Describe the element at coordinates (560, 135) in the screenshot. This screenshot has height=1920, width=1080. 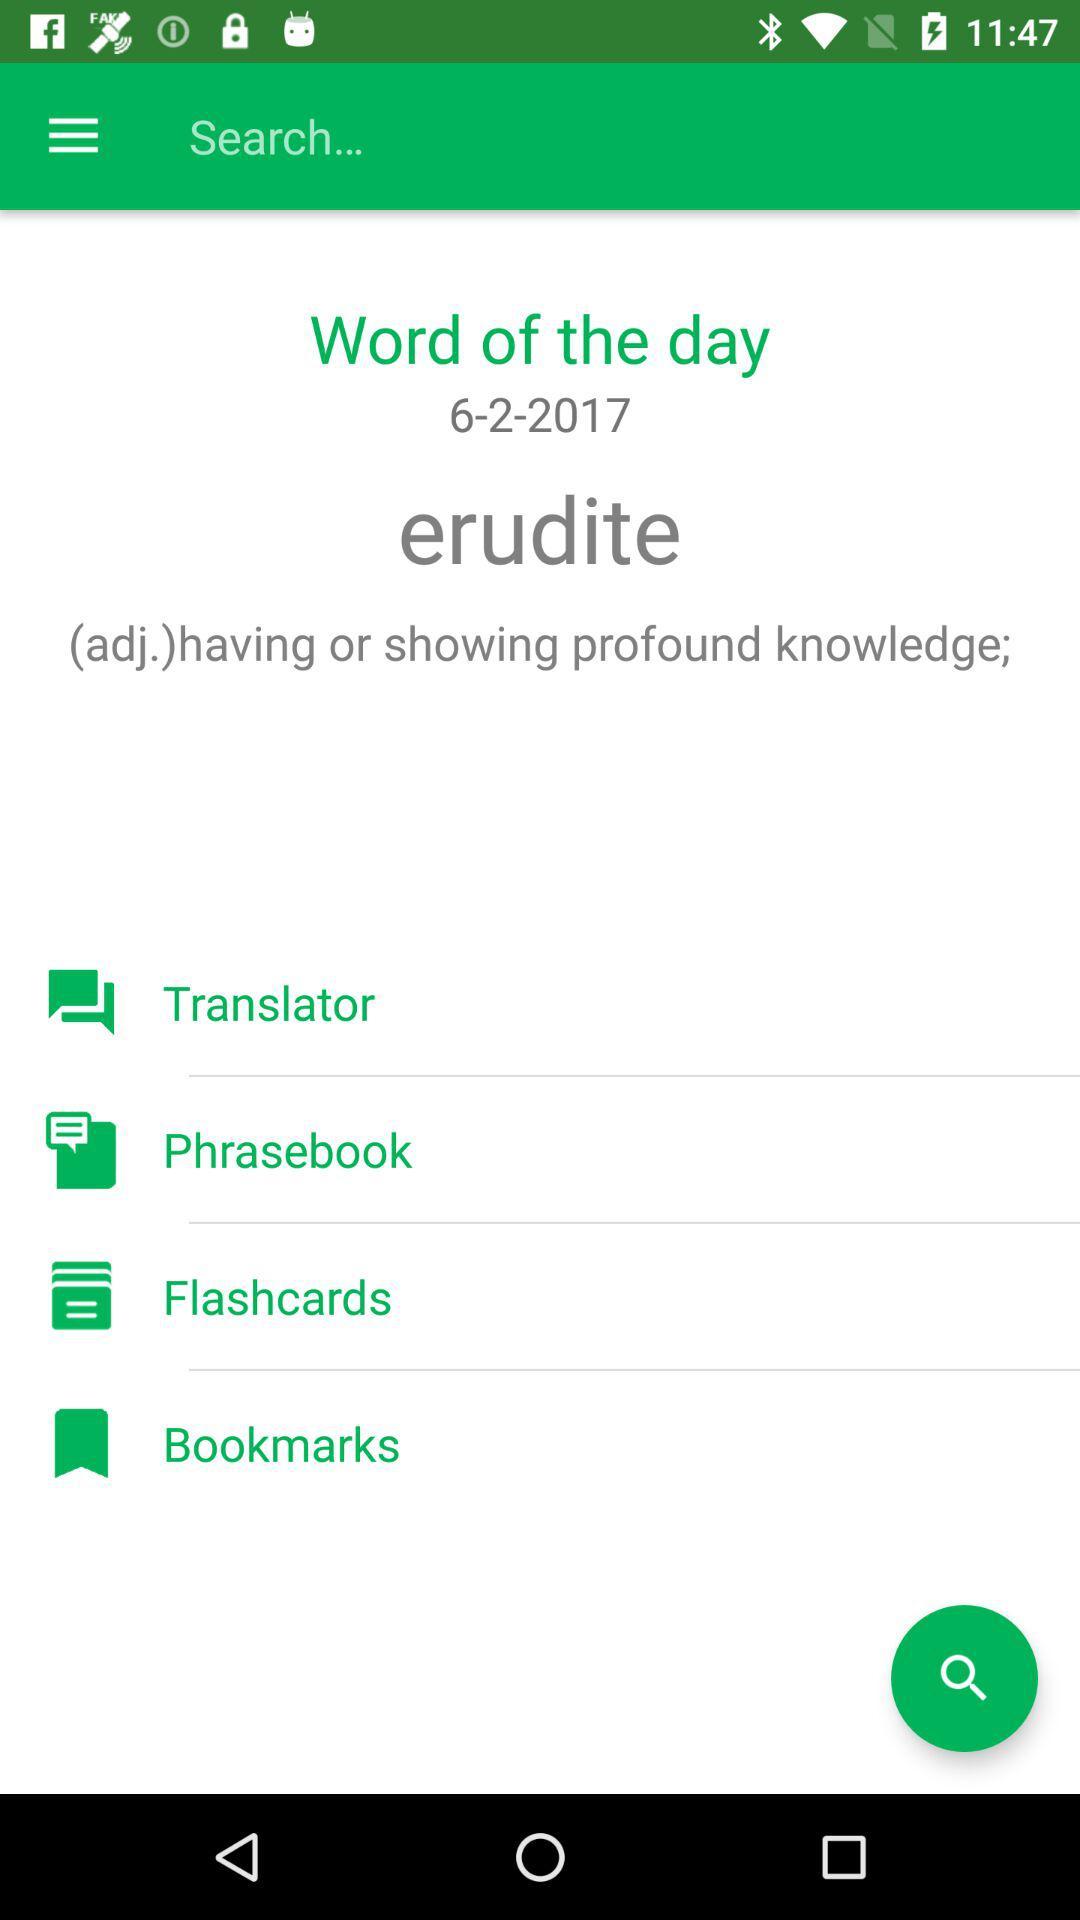
I see `search bar` at that location.